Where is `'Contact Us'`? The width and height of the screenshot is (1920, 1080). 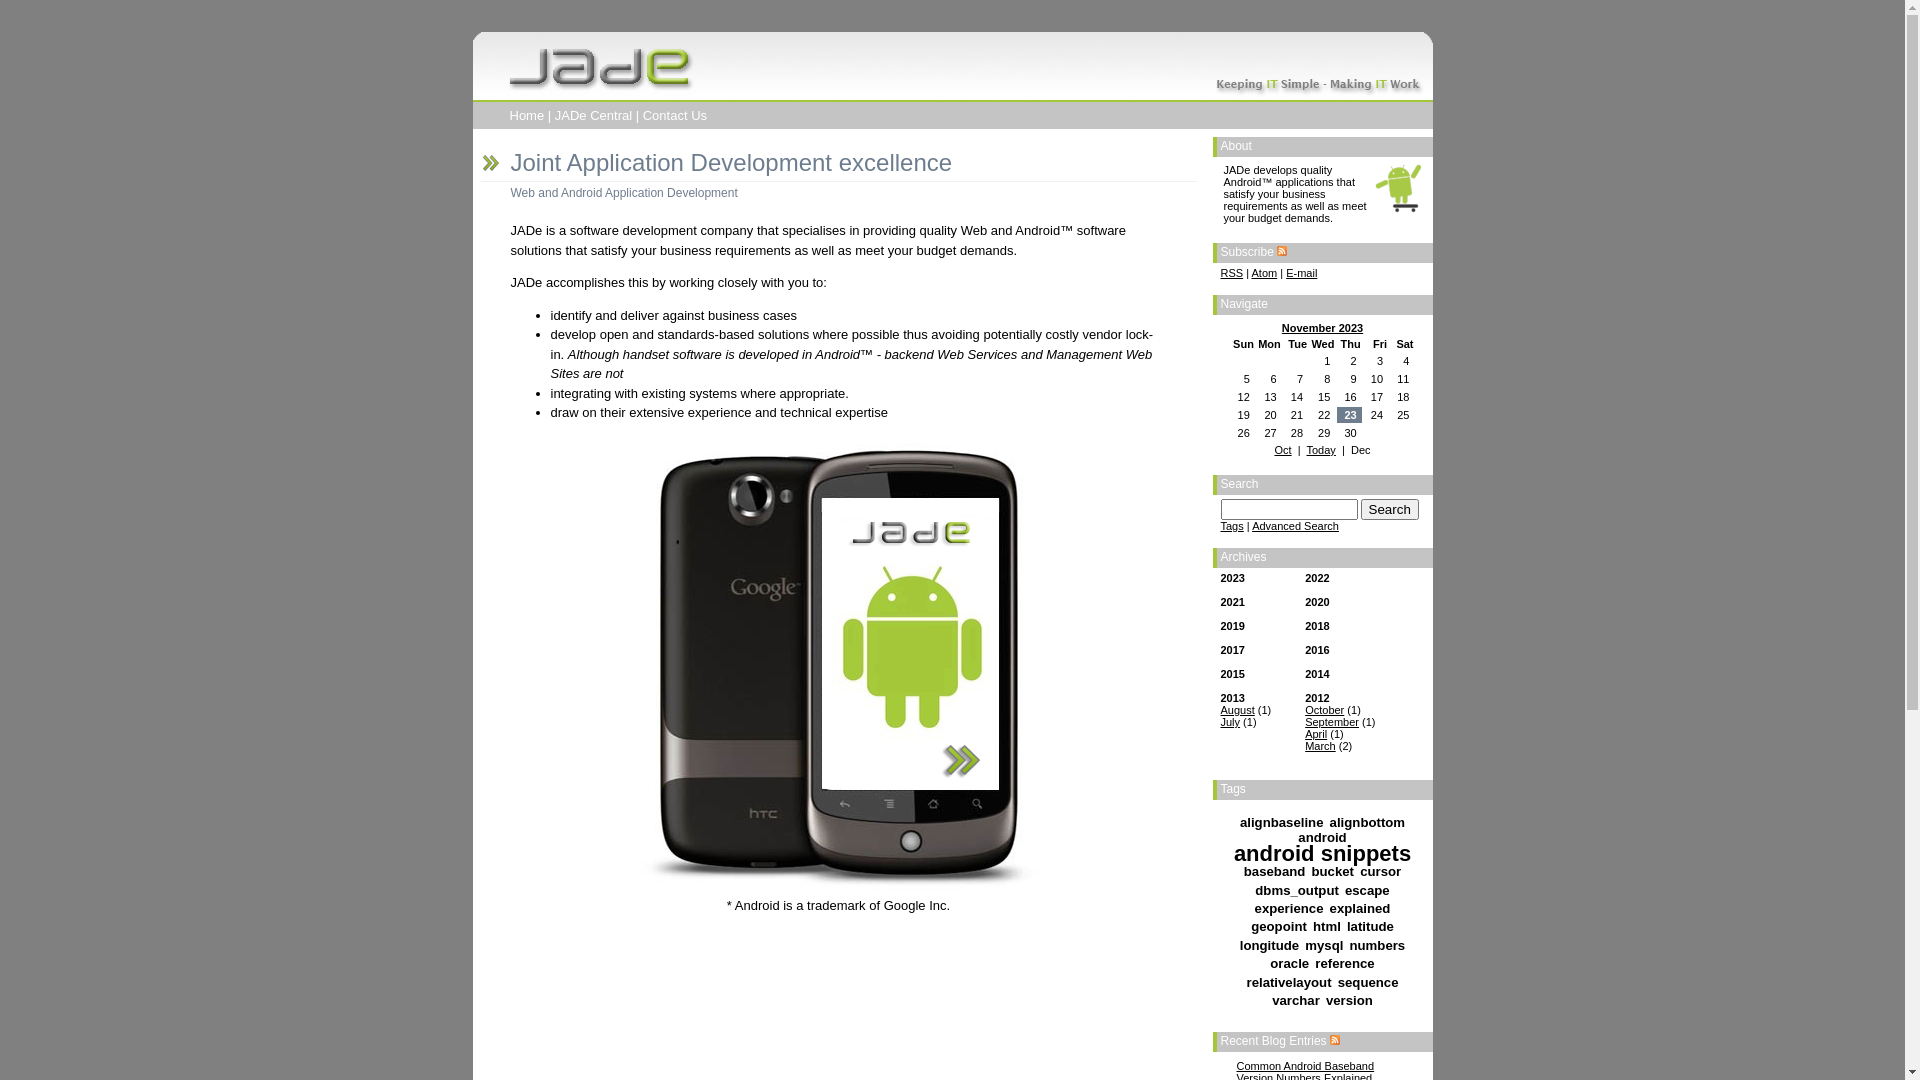
'Contact Us' is located at coordinates (675, 115).